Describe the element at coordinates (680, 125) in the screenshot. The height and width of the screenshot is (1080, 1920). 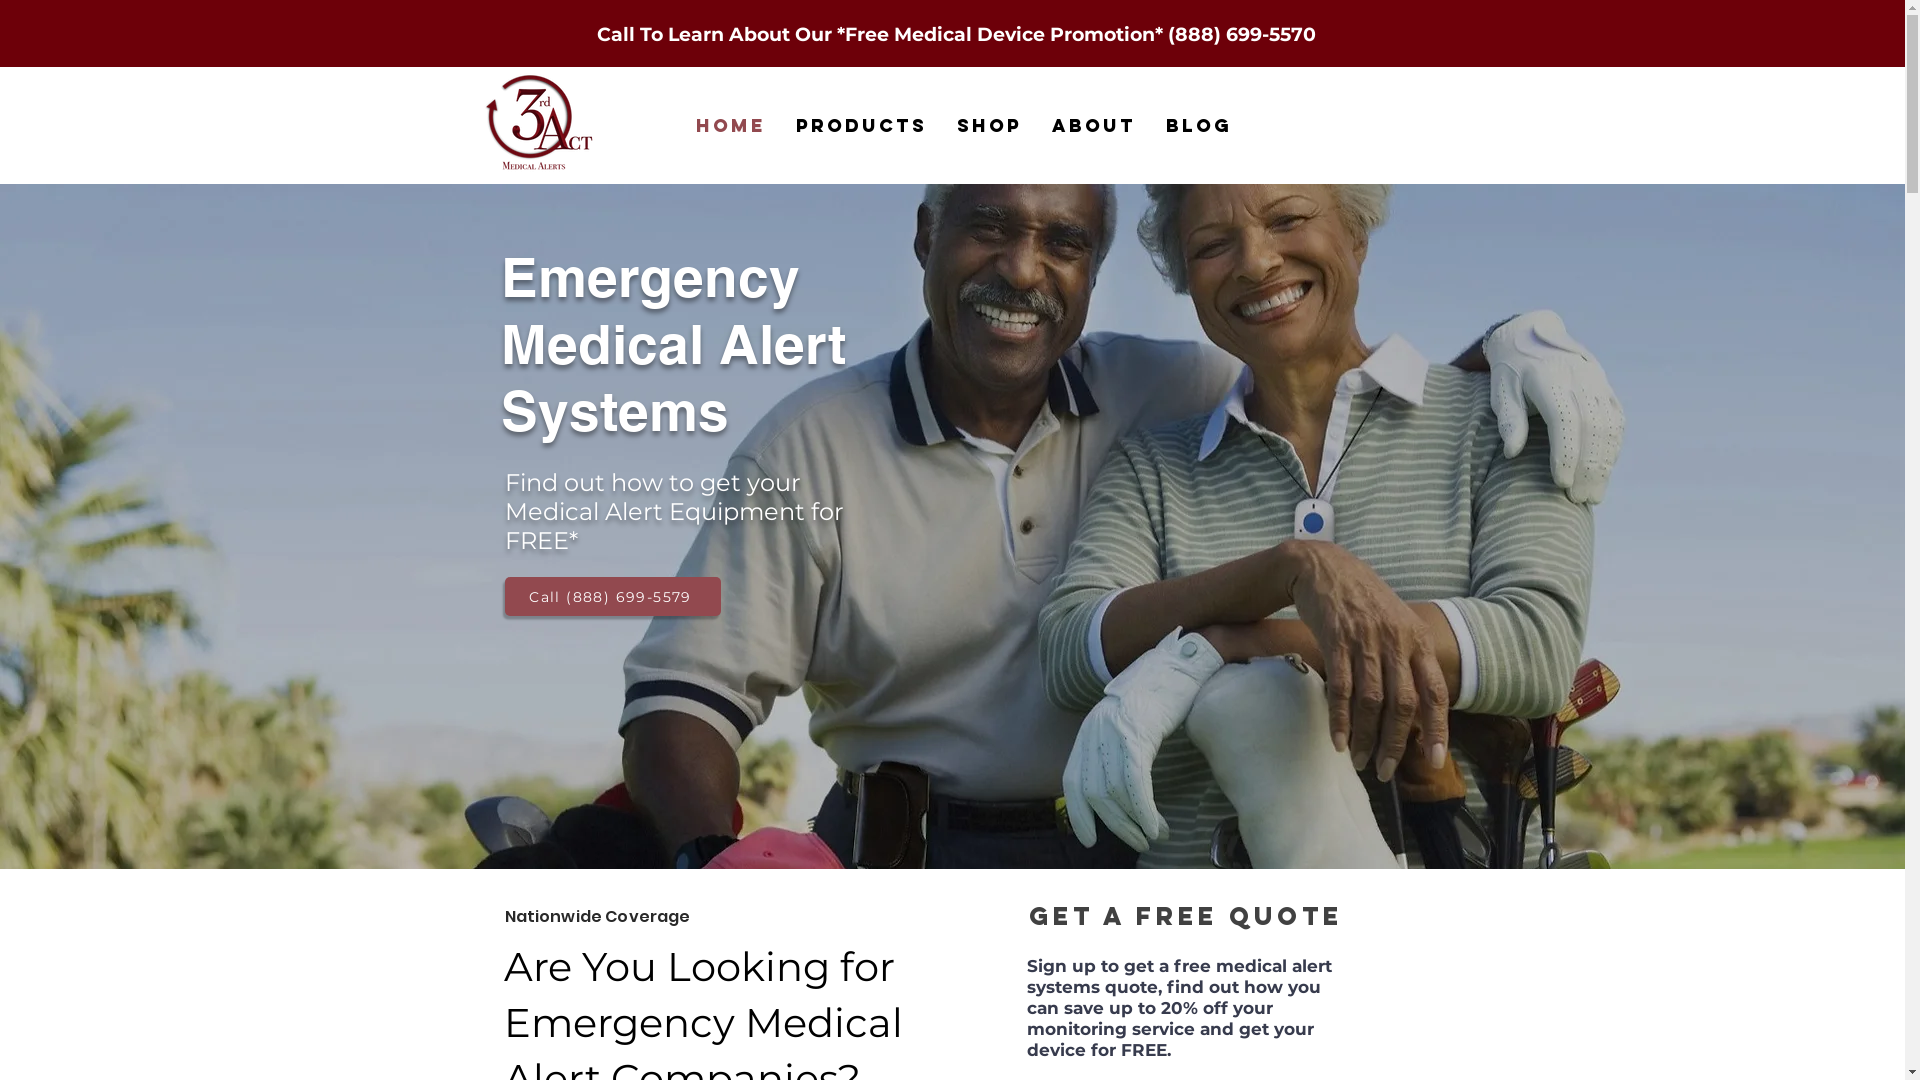
I see `'Home'` at that location.